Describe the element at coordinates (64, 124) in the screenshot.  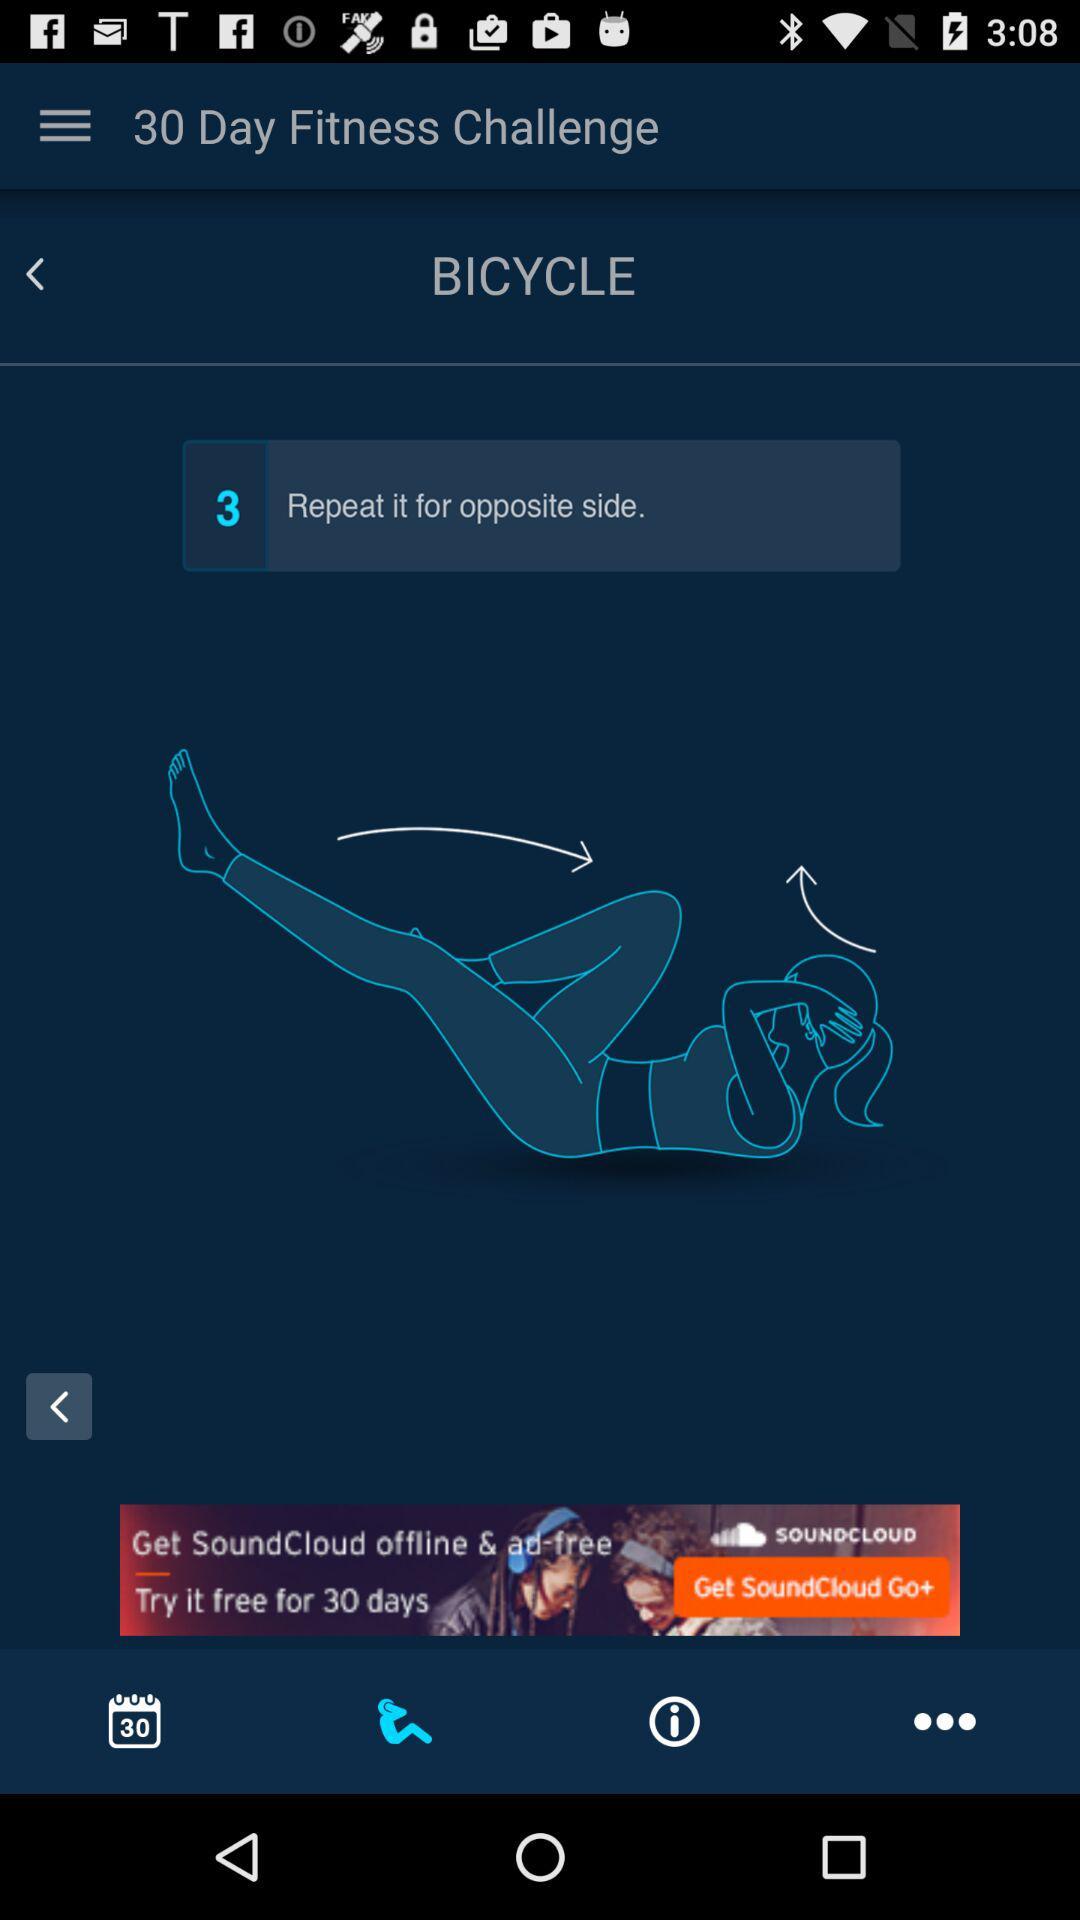
I see `no bounding box` at that location.